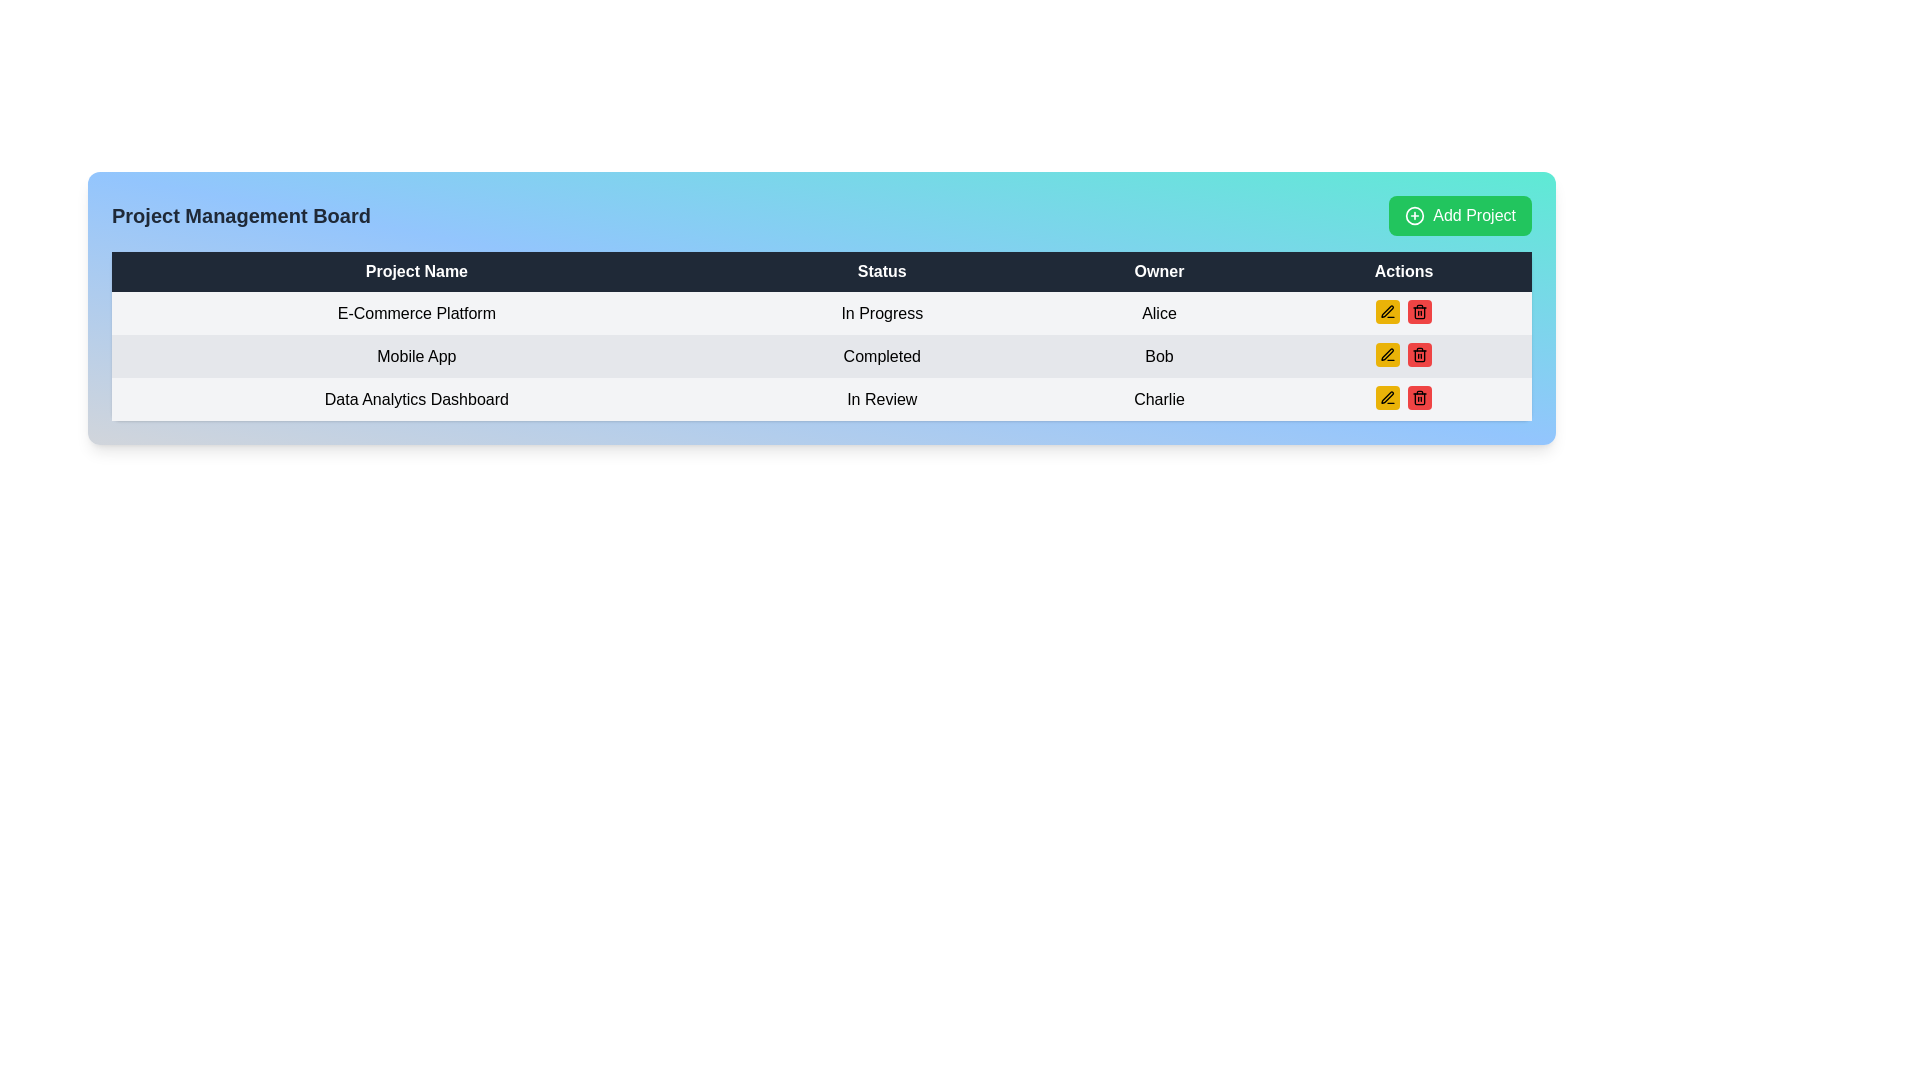 Image resolution: width=1920 pixels, height=1080 pixels. What do you see at coordinates (881, 272) in the screenshot?
I see `the Text Display element that contains the text 'Status', styled with a dark background and white text, which serves as a header in a tabular format` at bounding box center [881, 272].